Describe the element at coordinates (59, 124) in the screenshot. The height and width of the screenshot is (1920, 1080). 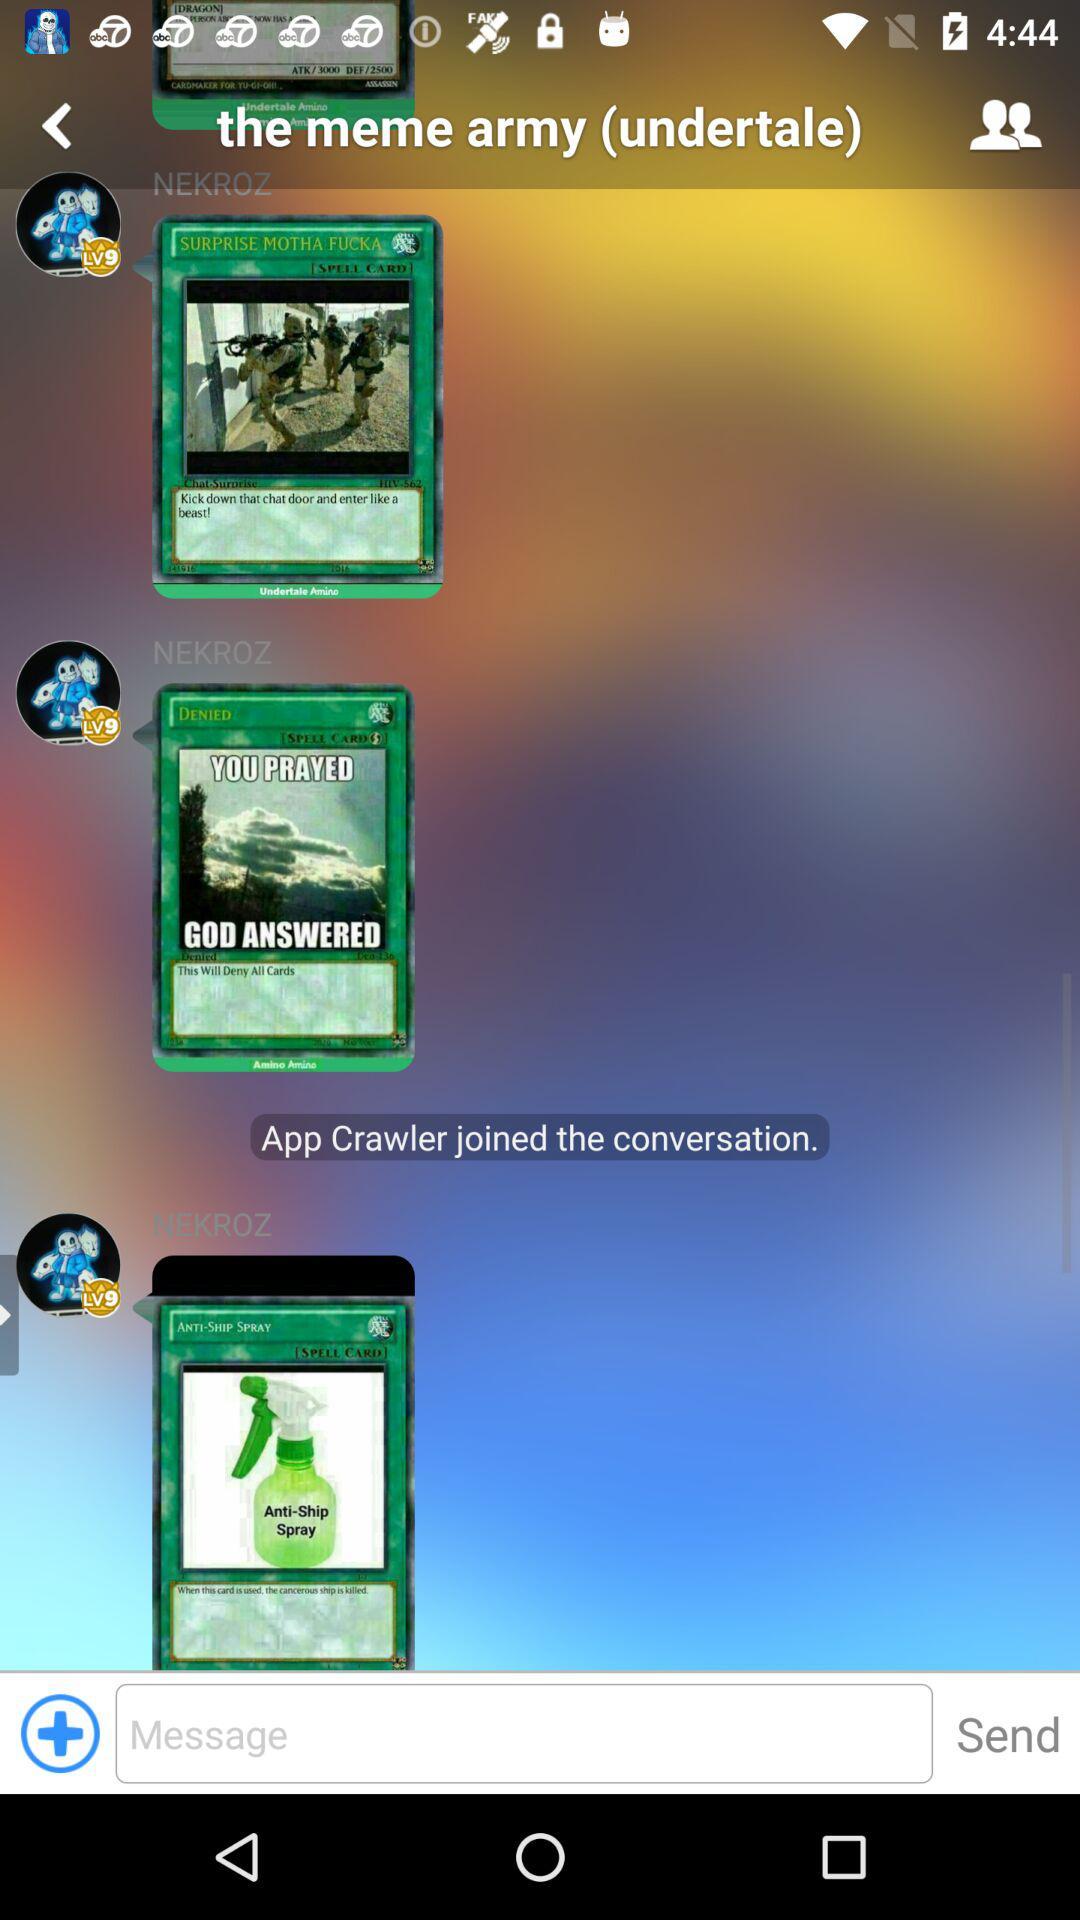
I see `menu page` at that location.